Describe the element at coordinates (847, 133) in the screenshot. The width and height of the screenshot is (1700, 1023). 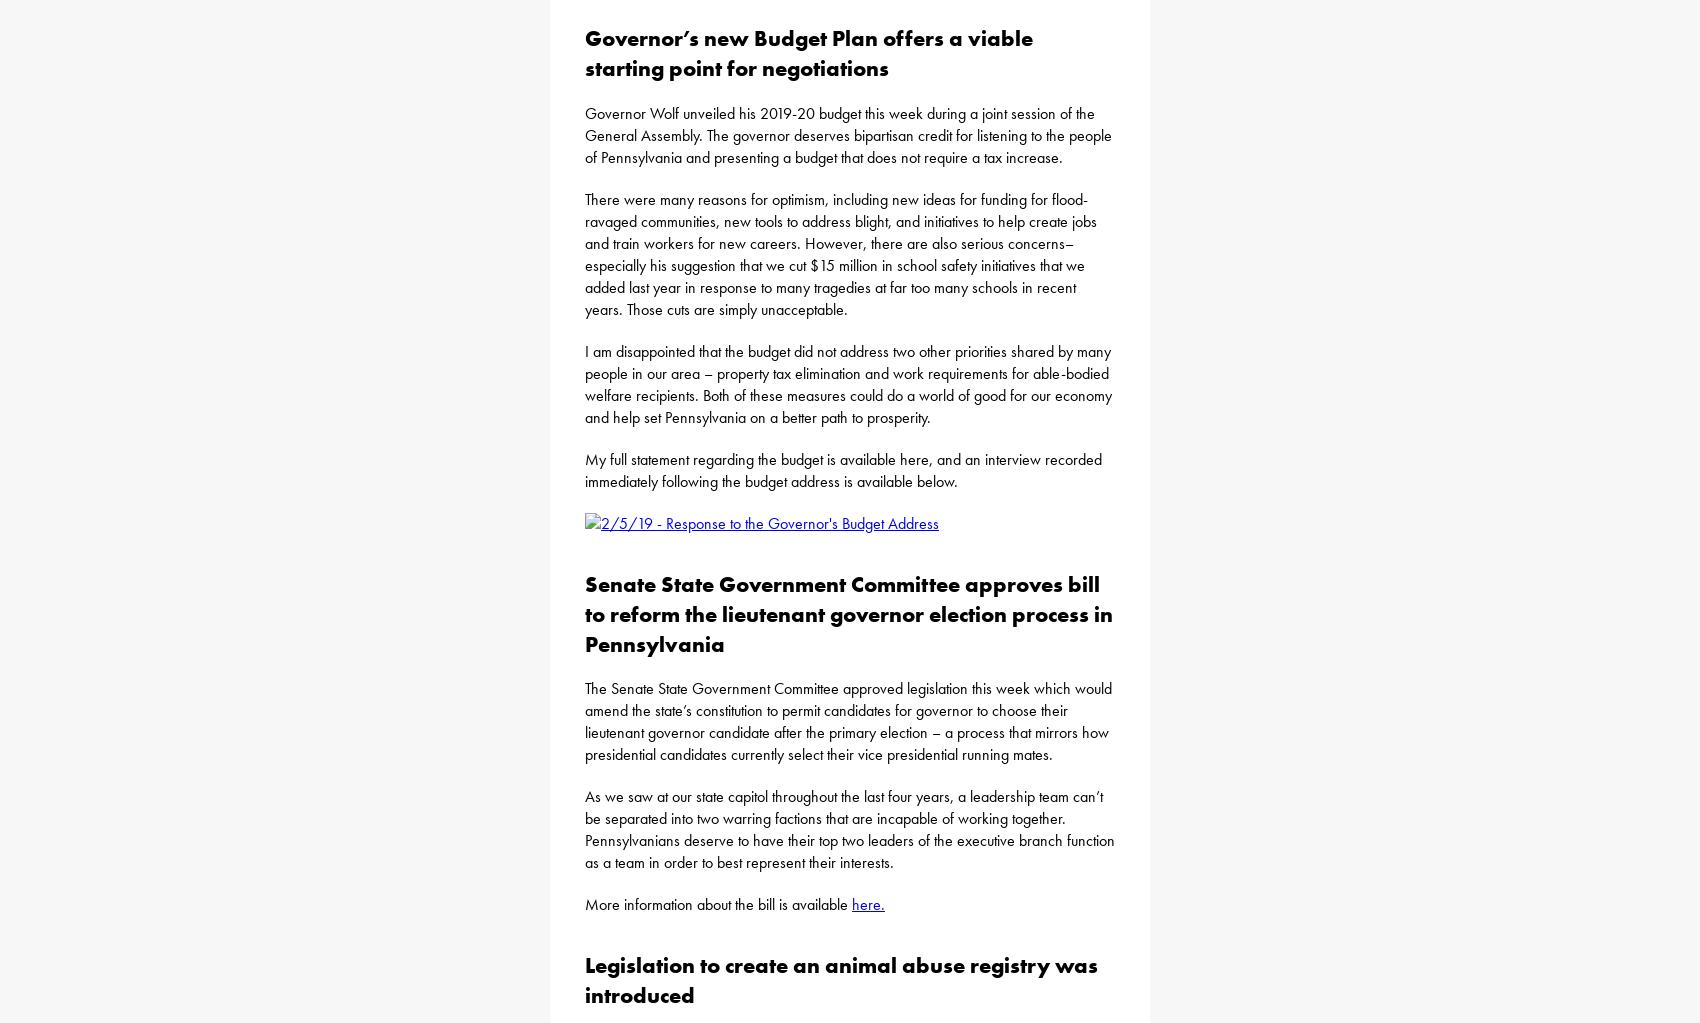
I see `'Governor Wolf unveiled his 2019-20 budget this week during a joint session of the General Assembly. The governor deserves bipartisan credit for listening to the people of Pennsylvania and presenting a budget that does not require a tax increase.'` at that location.